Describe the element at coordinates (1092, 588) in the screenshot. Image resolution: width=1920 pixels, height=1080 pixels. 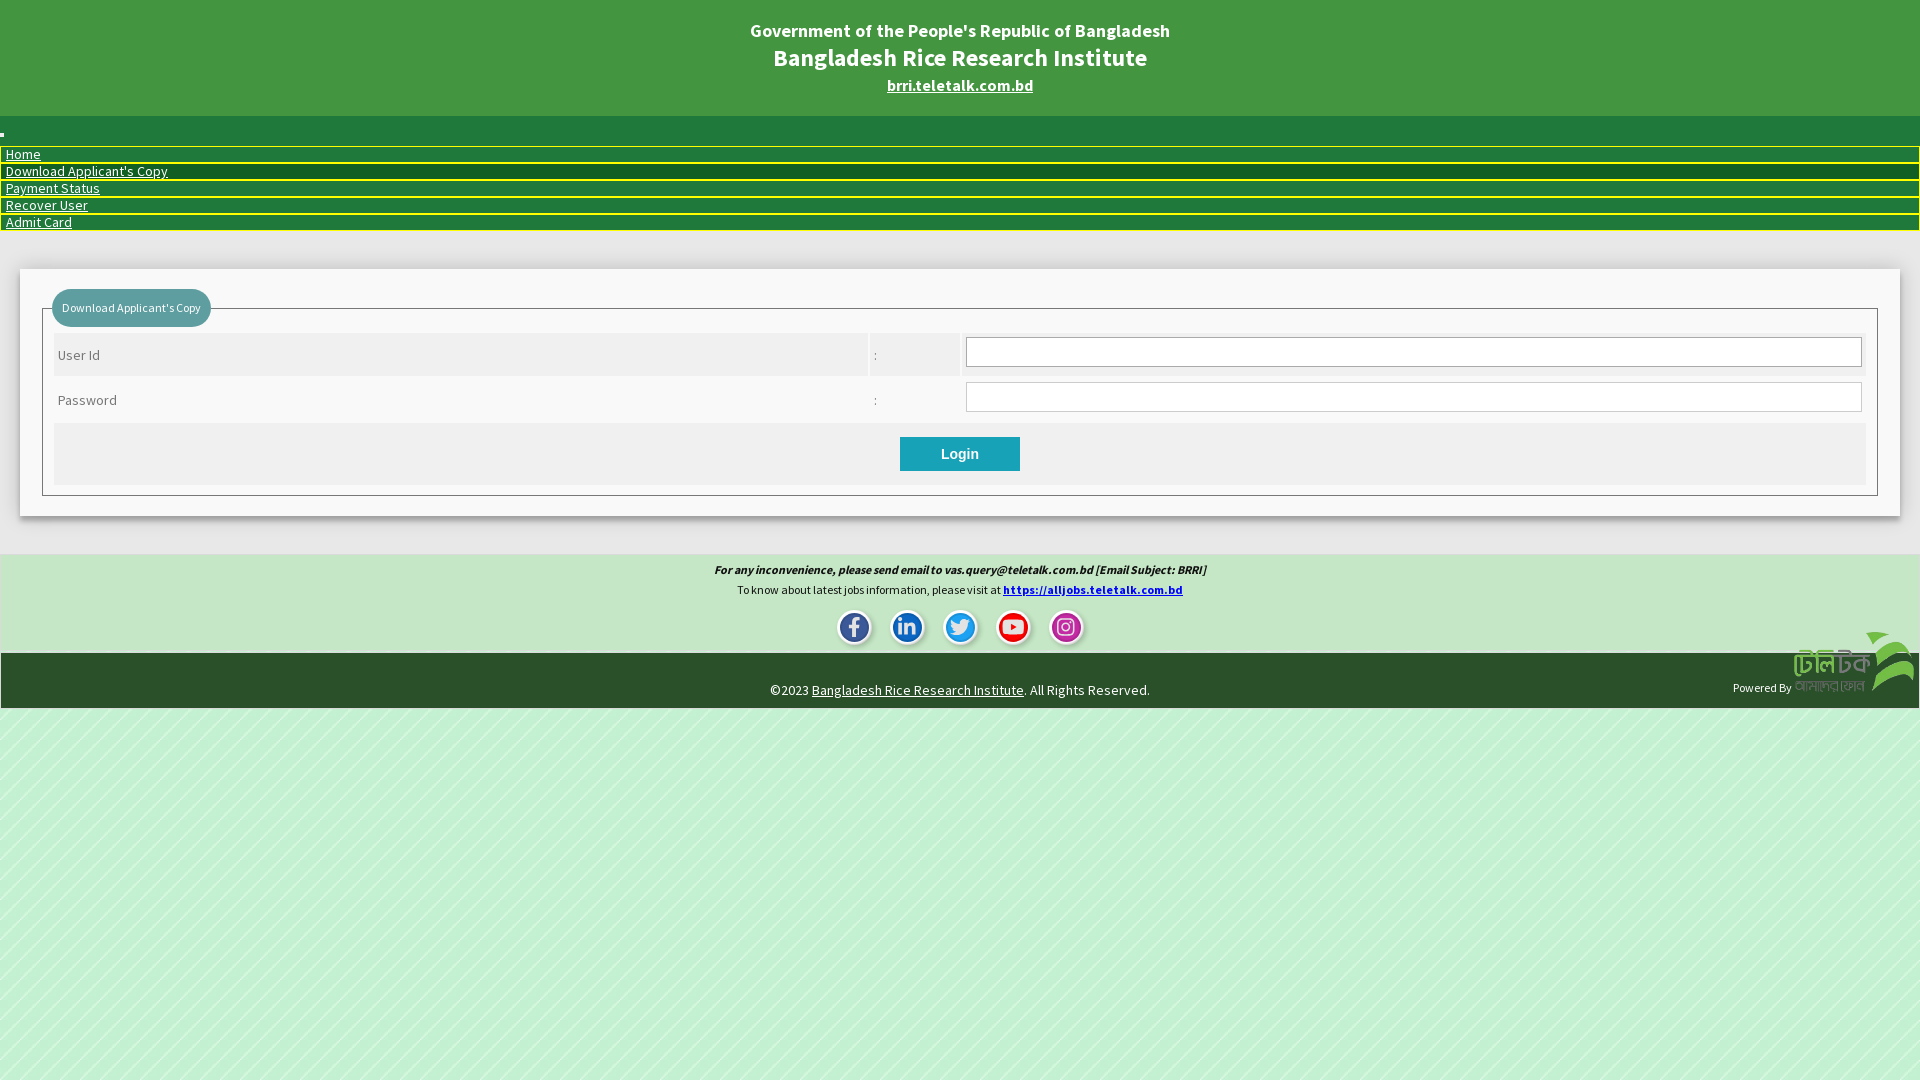
I see `'https://alljobs.teletalk.com.bd'` at that location.